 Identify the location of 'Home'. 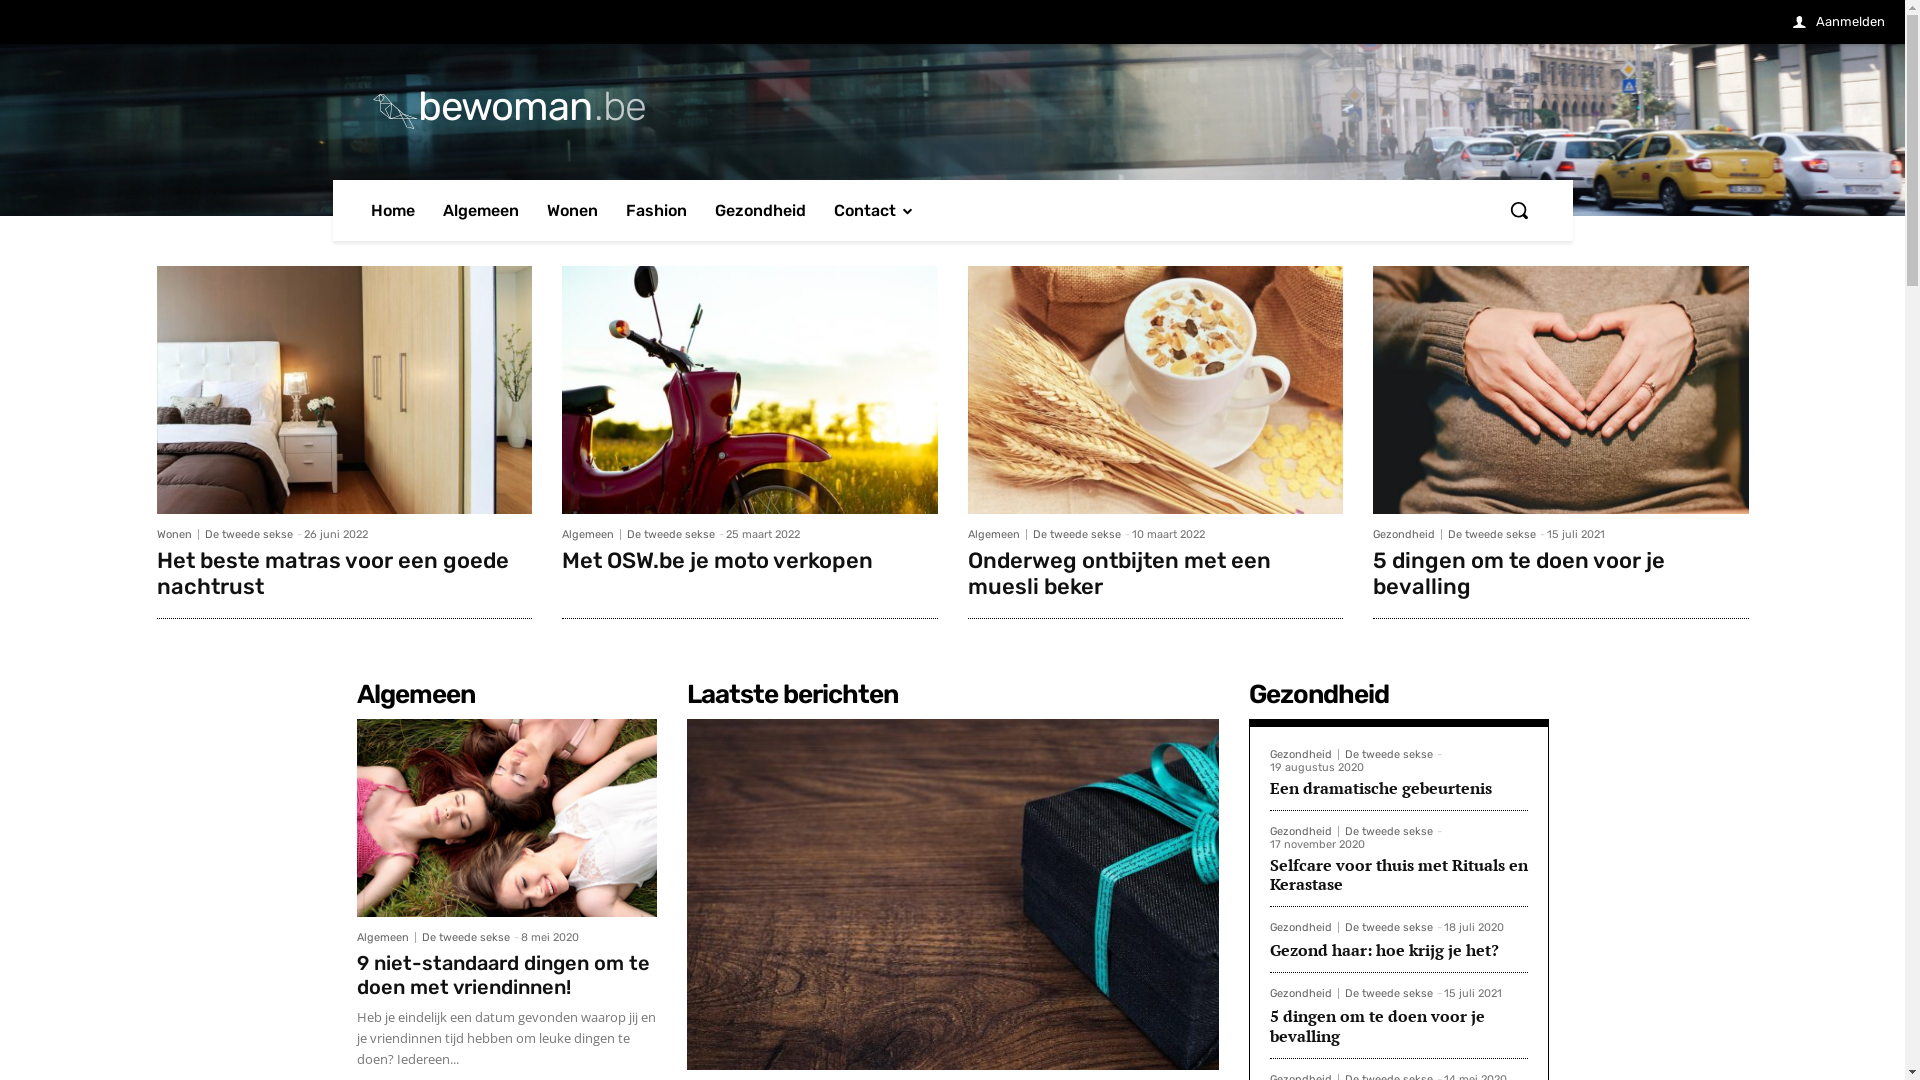
(392, 210).